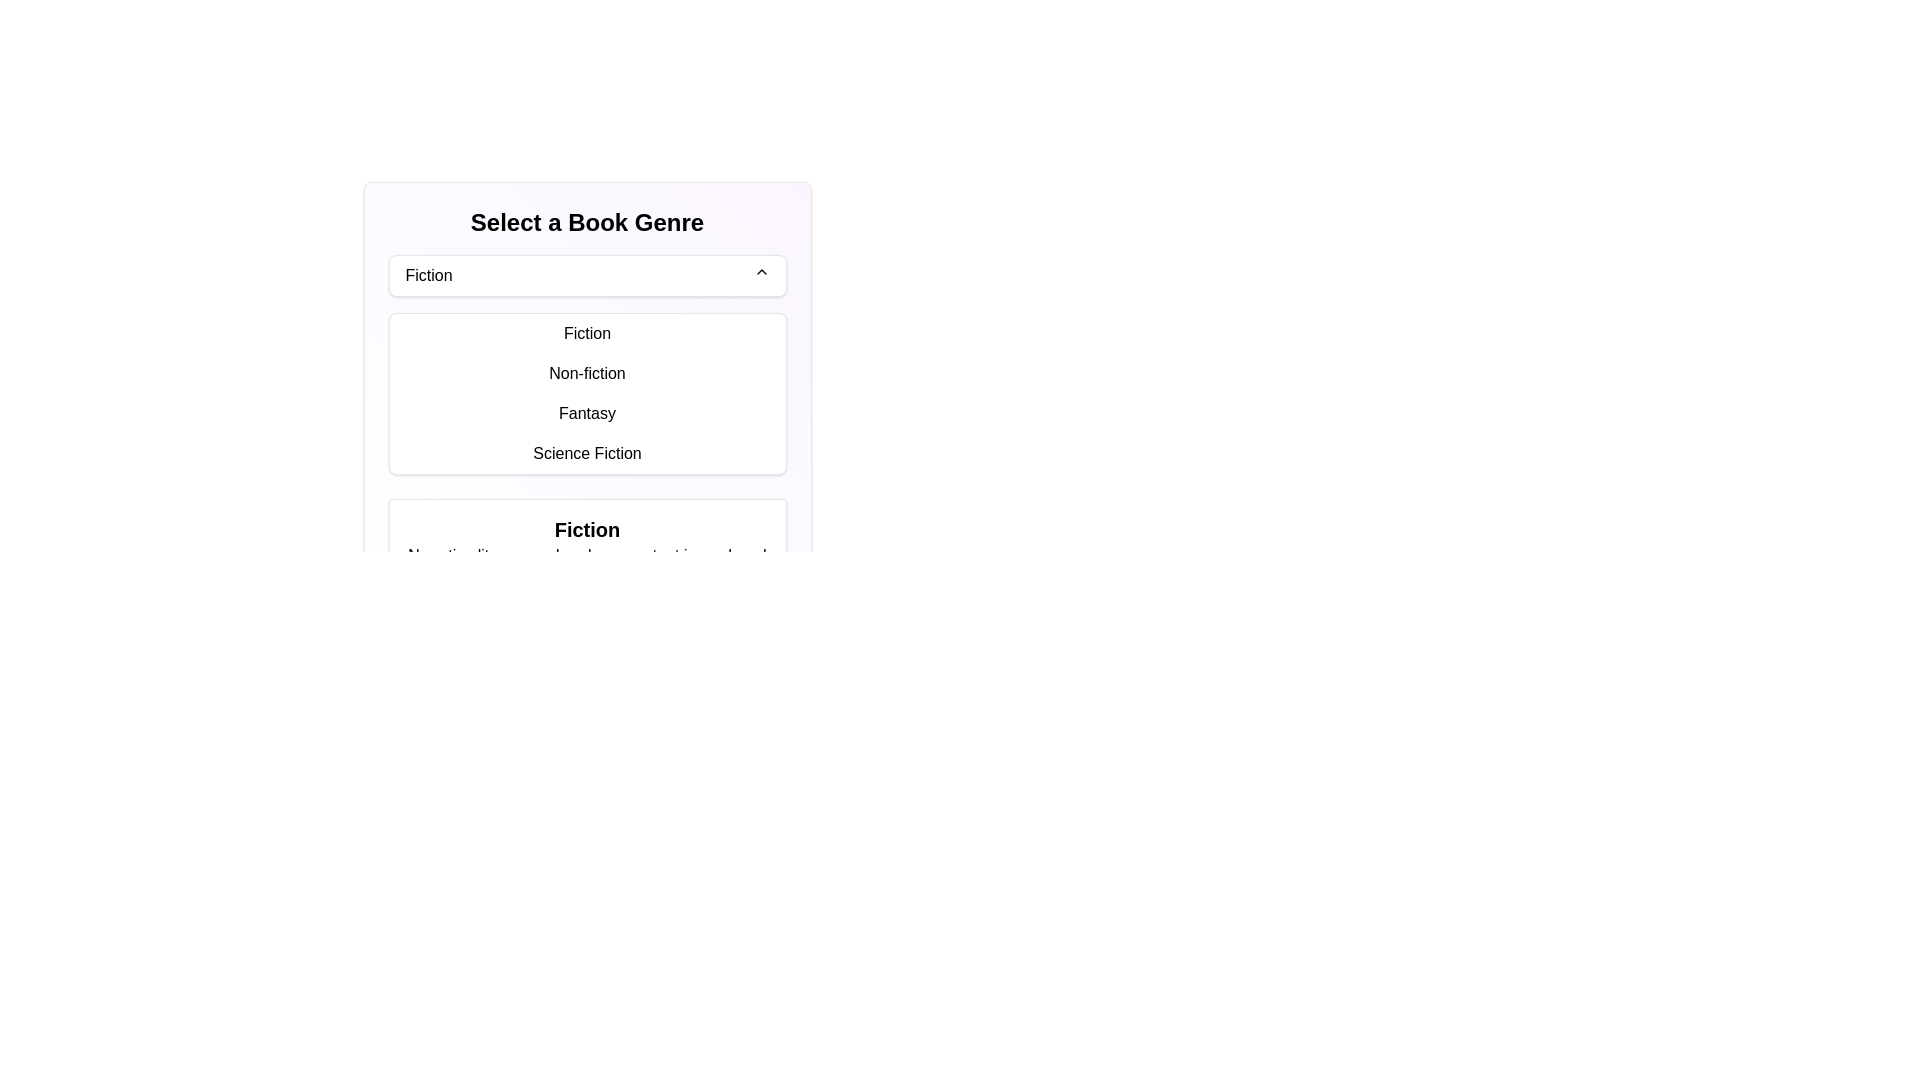 The image size is (1920, 1080). Describe the element at coordinates (428, 276) in the screenshot. I see `the Text Display that shows the currently selected book genre in the 'Select a Book Genre' dropdown menu` at that location.